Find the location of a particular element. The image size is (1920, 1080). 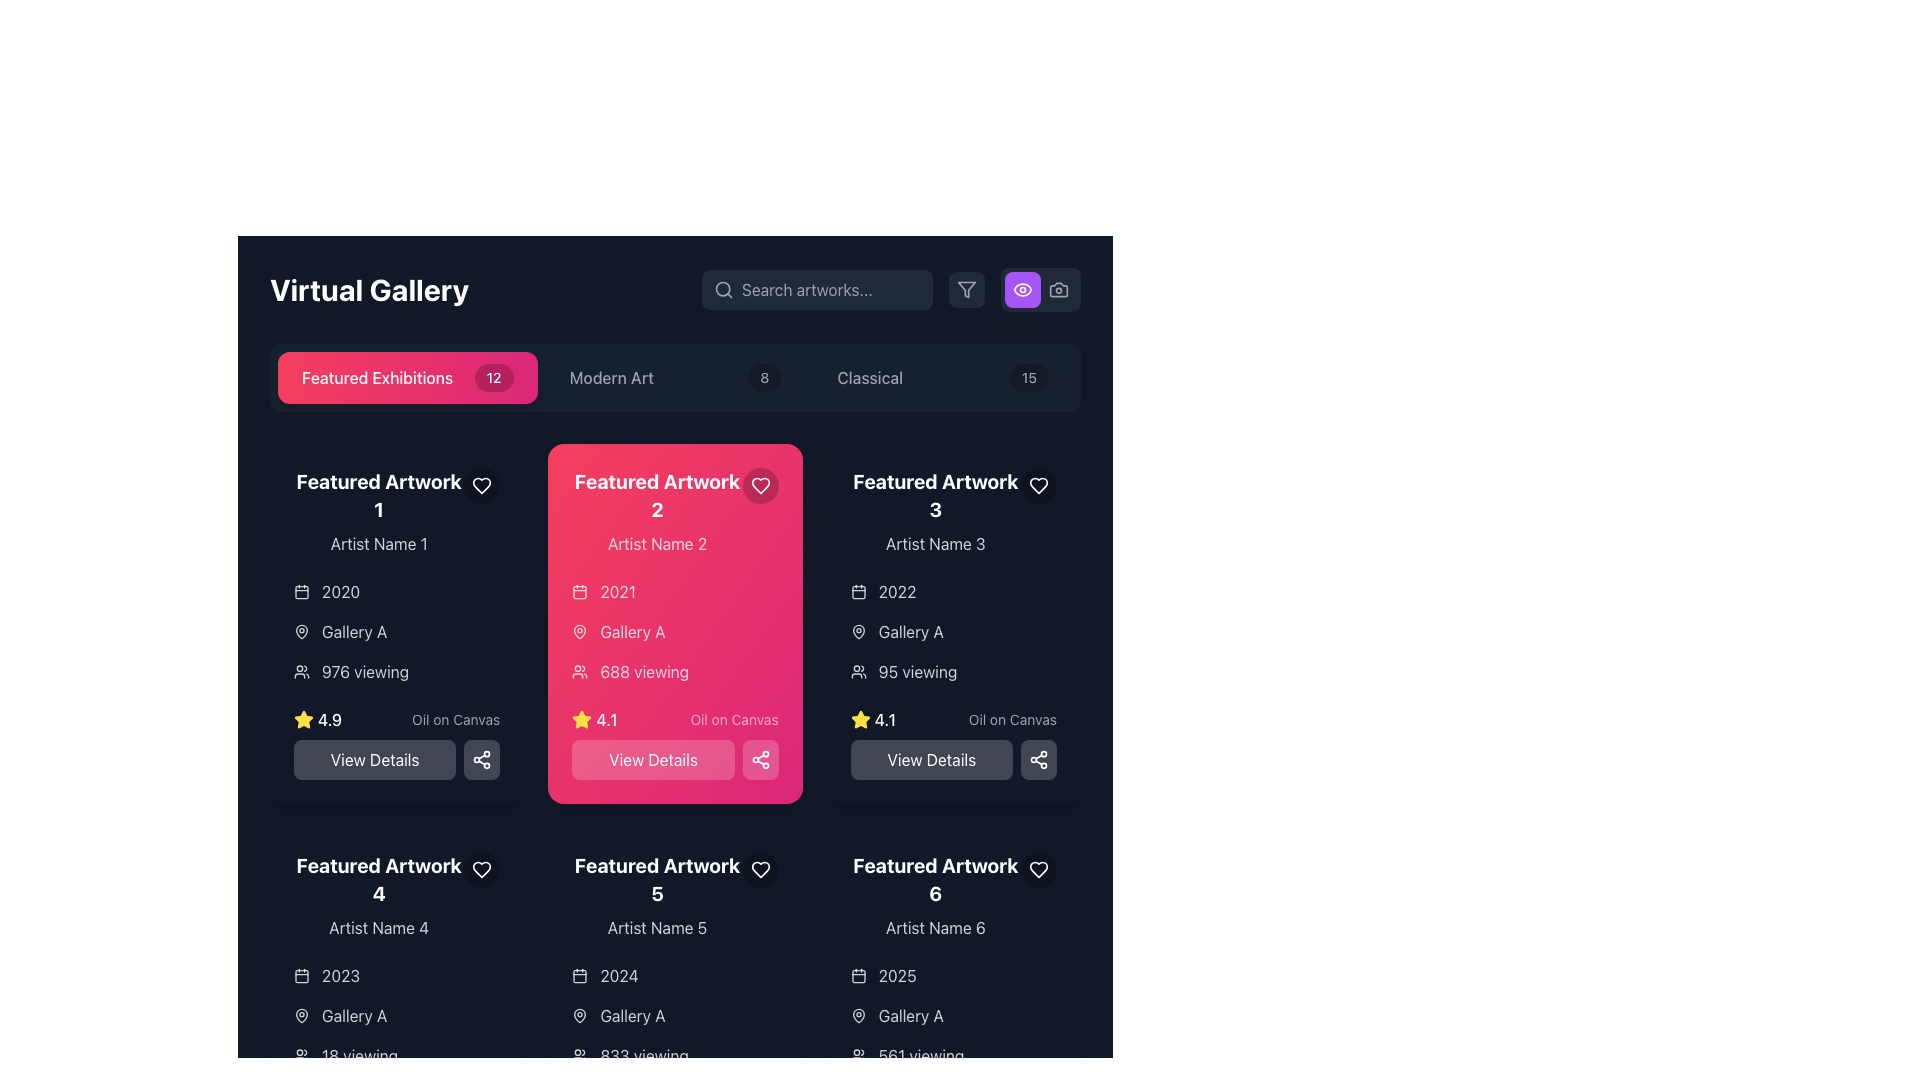

the numerical rating display (4.1) located within the 'Featured Artwork 2' card, positioned below the views text and adjacent to the yellow star icon is located at coordinates (605, 720).